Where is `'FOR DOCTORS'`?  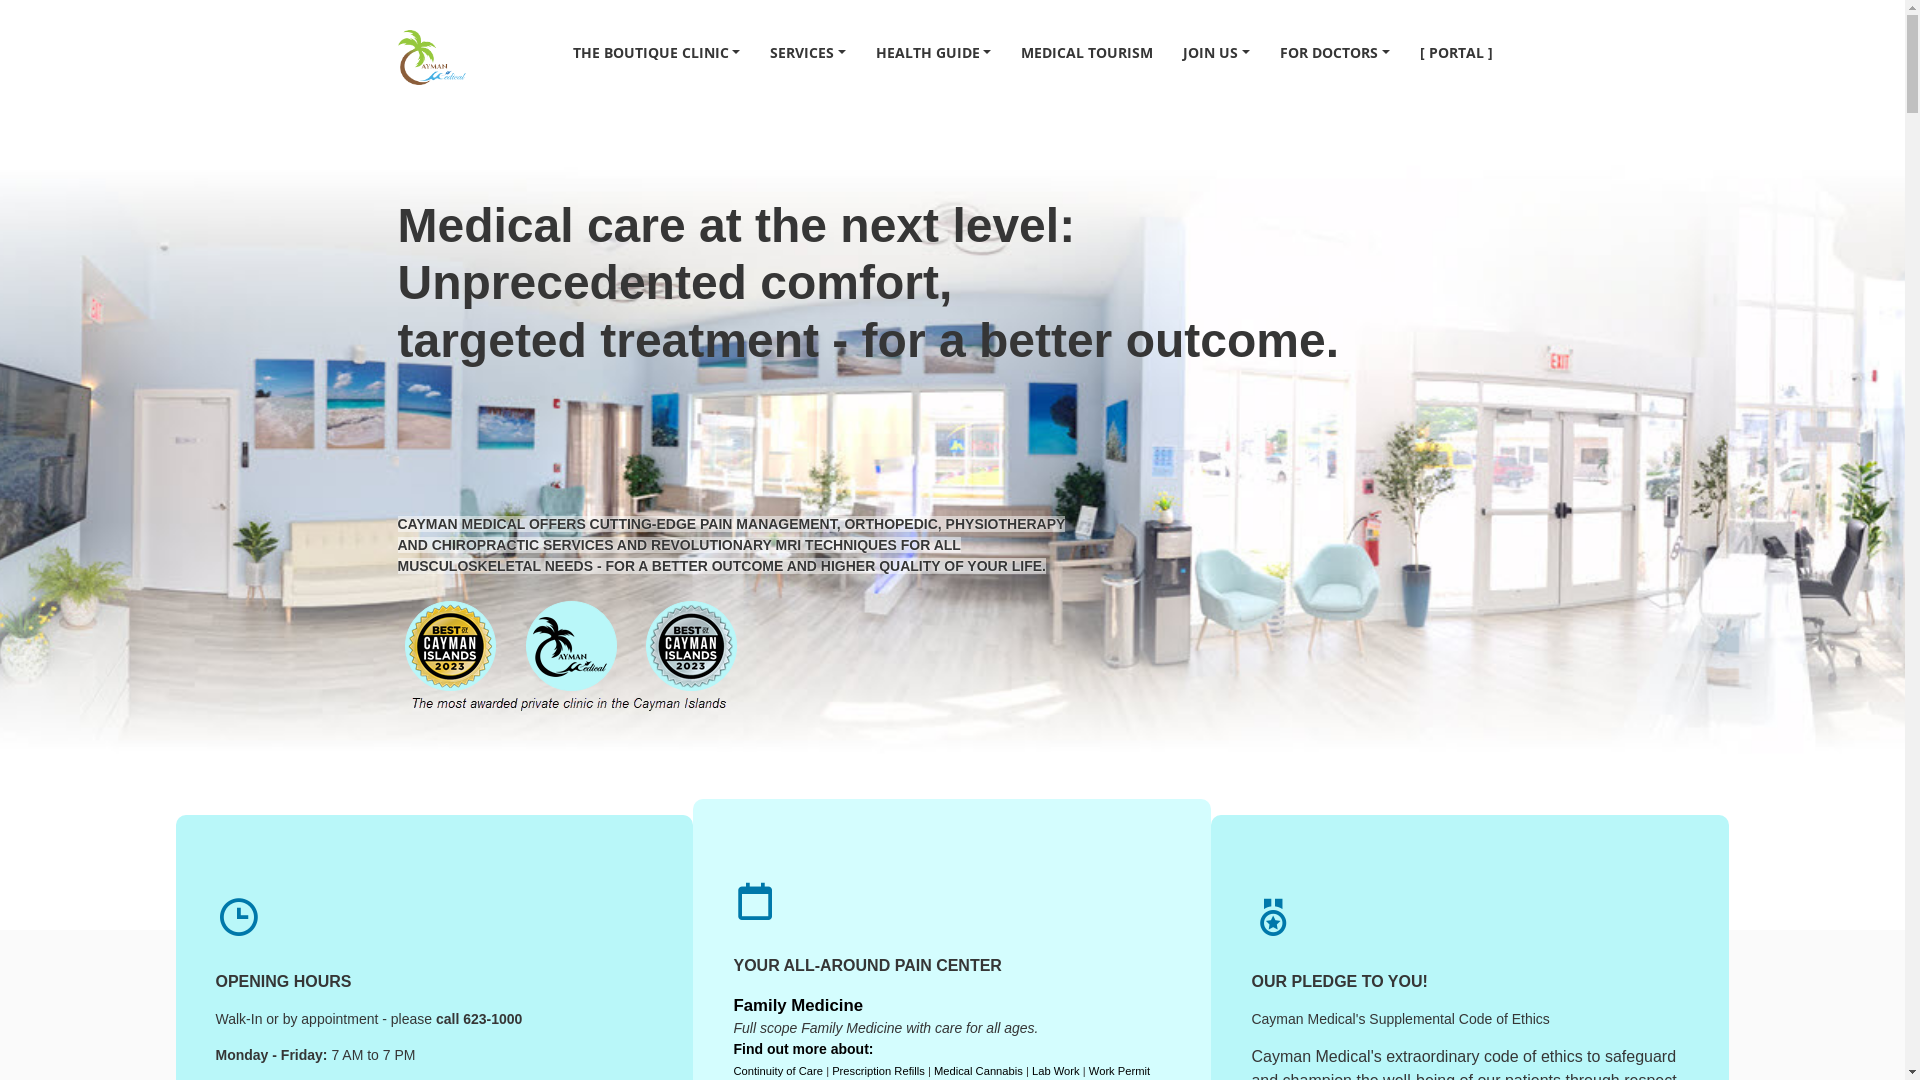
'FOR DOCTORS' is located at coordinates (1334, 51).